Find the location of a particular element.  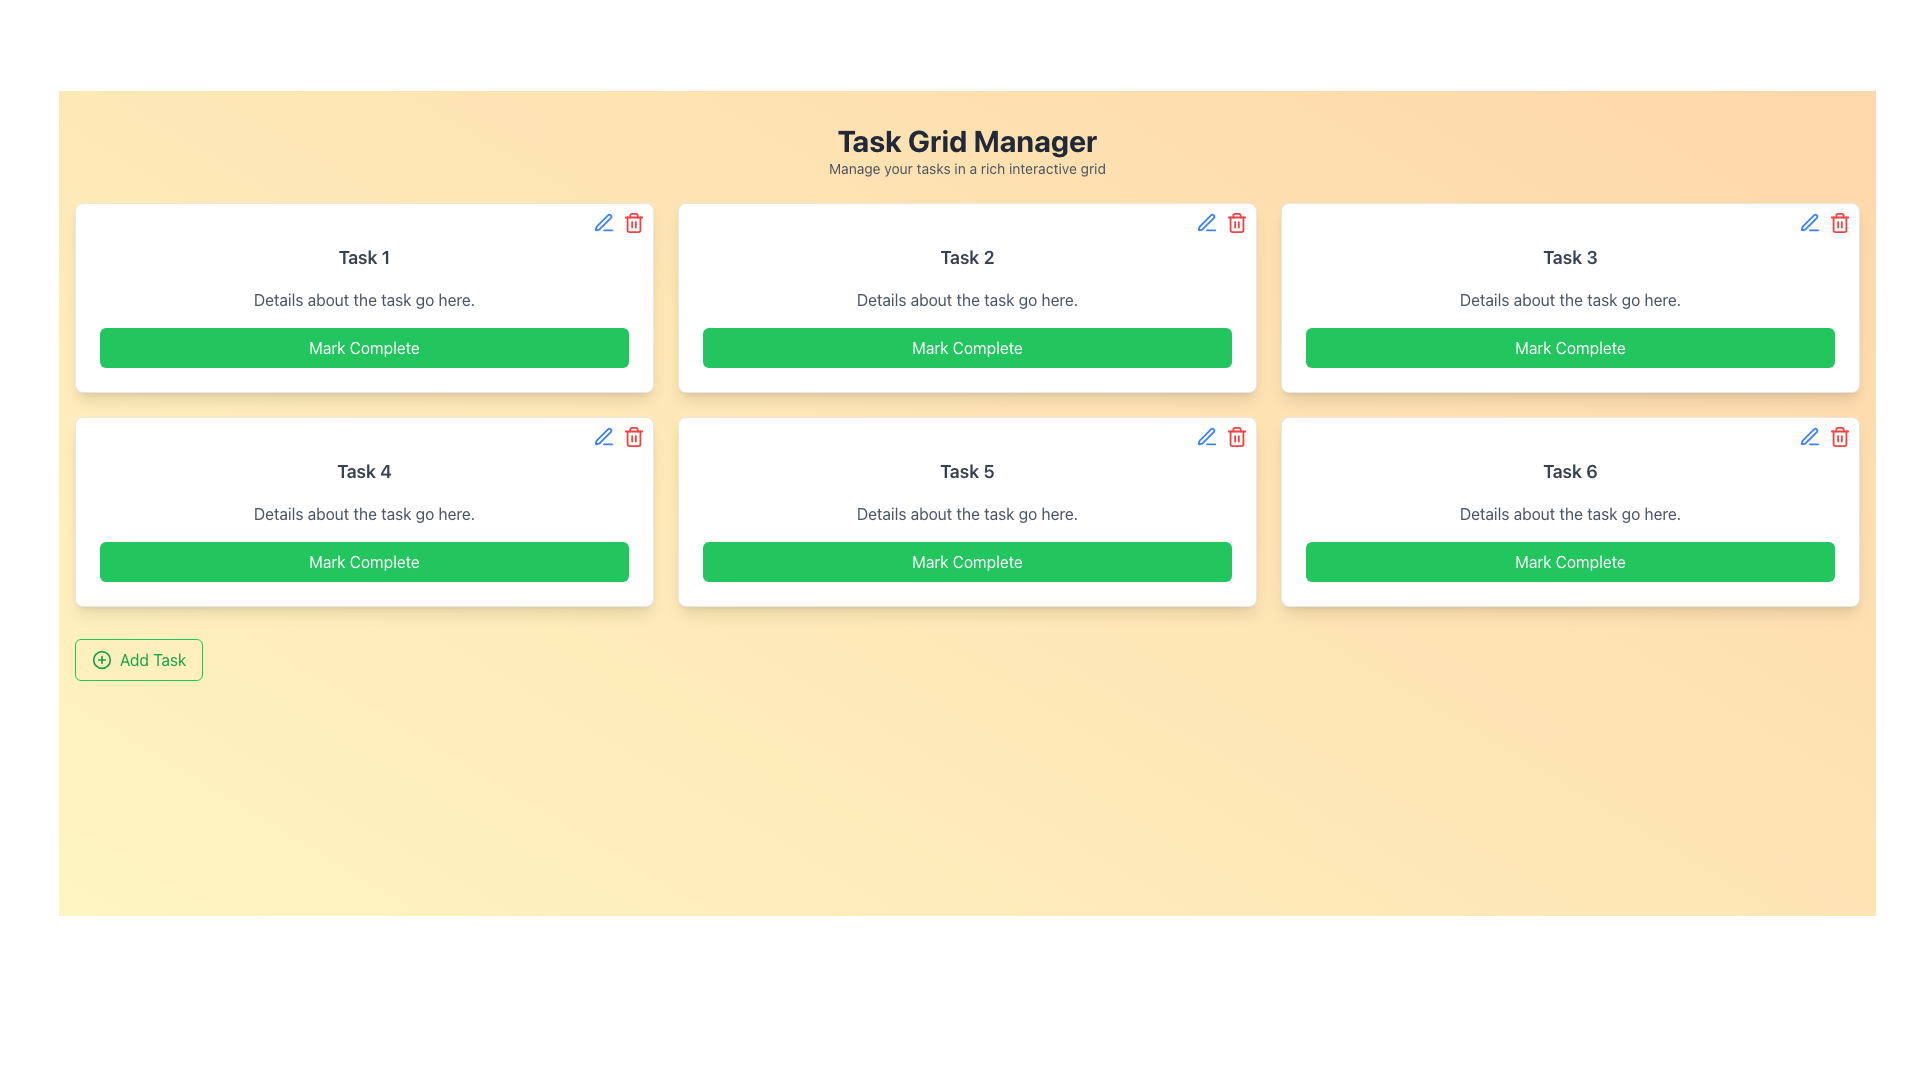

the text label located in the sixth card of the task grid, positioned below 'Task 6' and above the 'Mark Complete' button is located at coordinates (1569, 512).